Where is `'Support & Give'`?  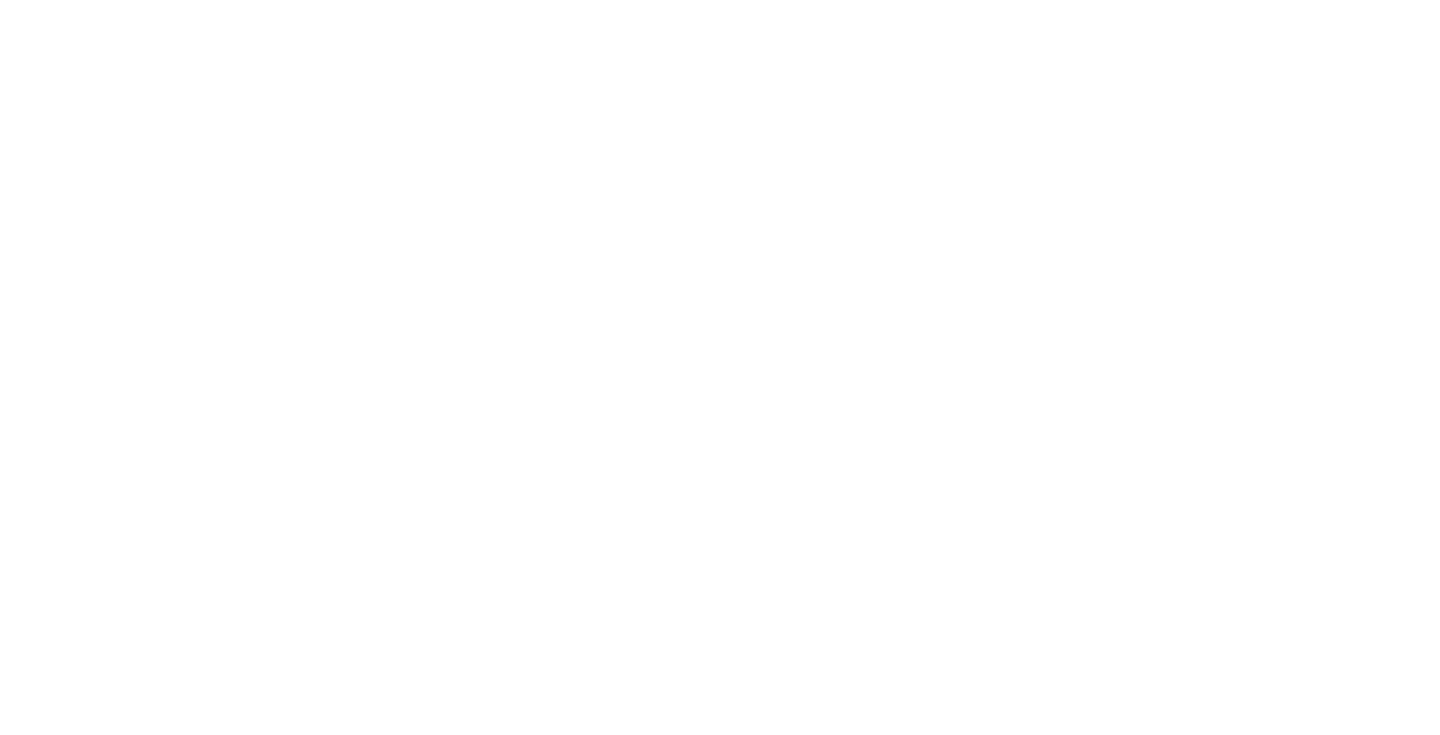 'Support & Give' is located at coordinates (745, 265).